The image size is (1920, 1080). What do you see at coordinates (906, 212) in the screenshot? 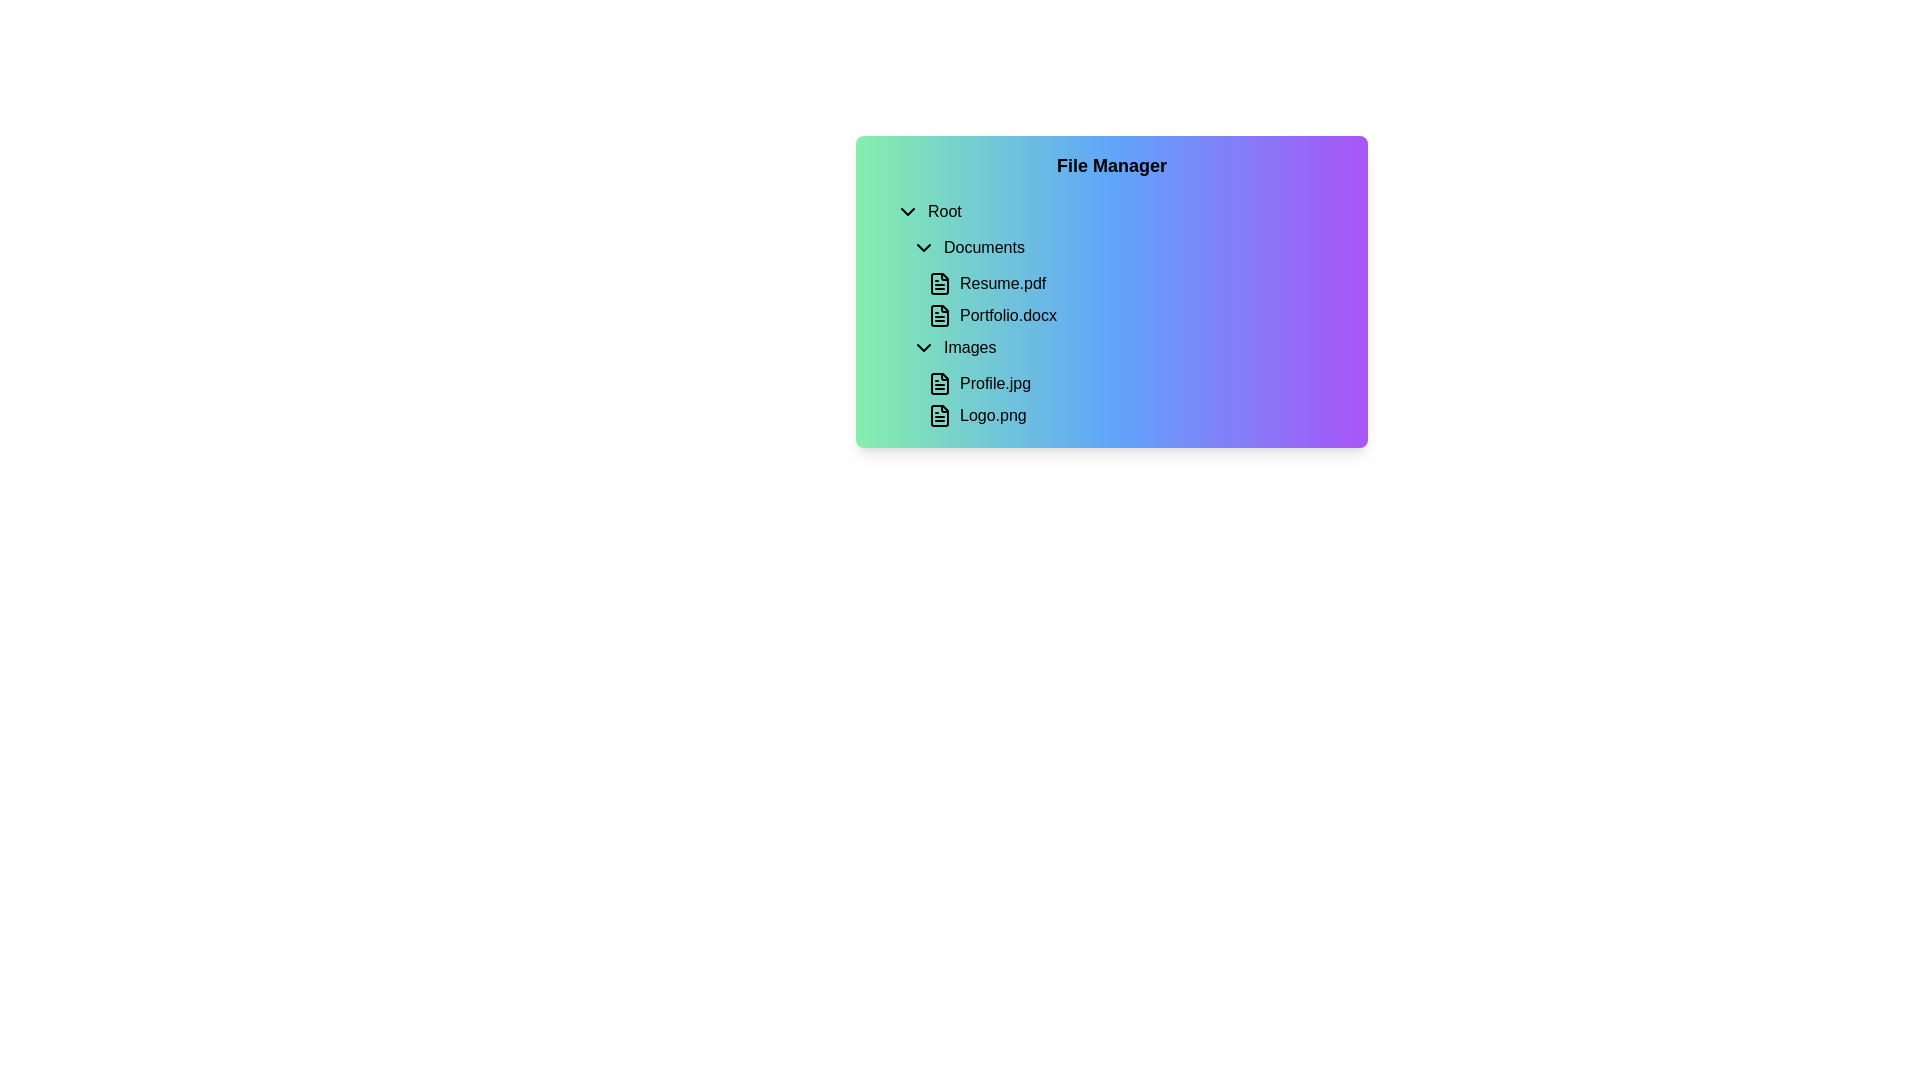
I see `the Dropdown Icon located to the immediate left of the text 'Root'` at bounding box center [906, 212].